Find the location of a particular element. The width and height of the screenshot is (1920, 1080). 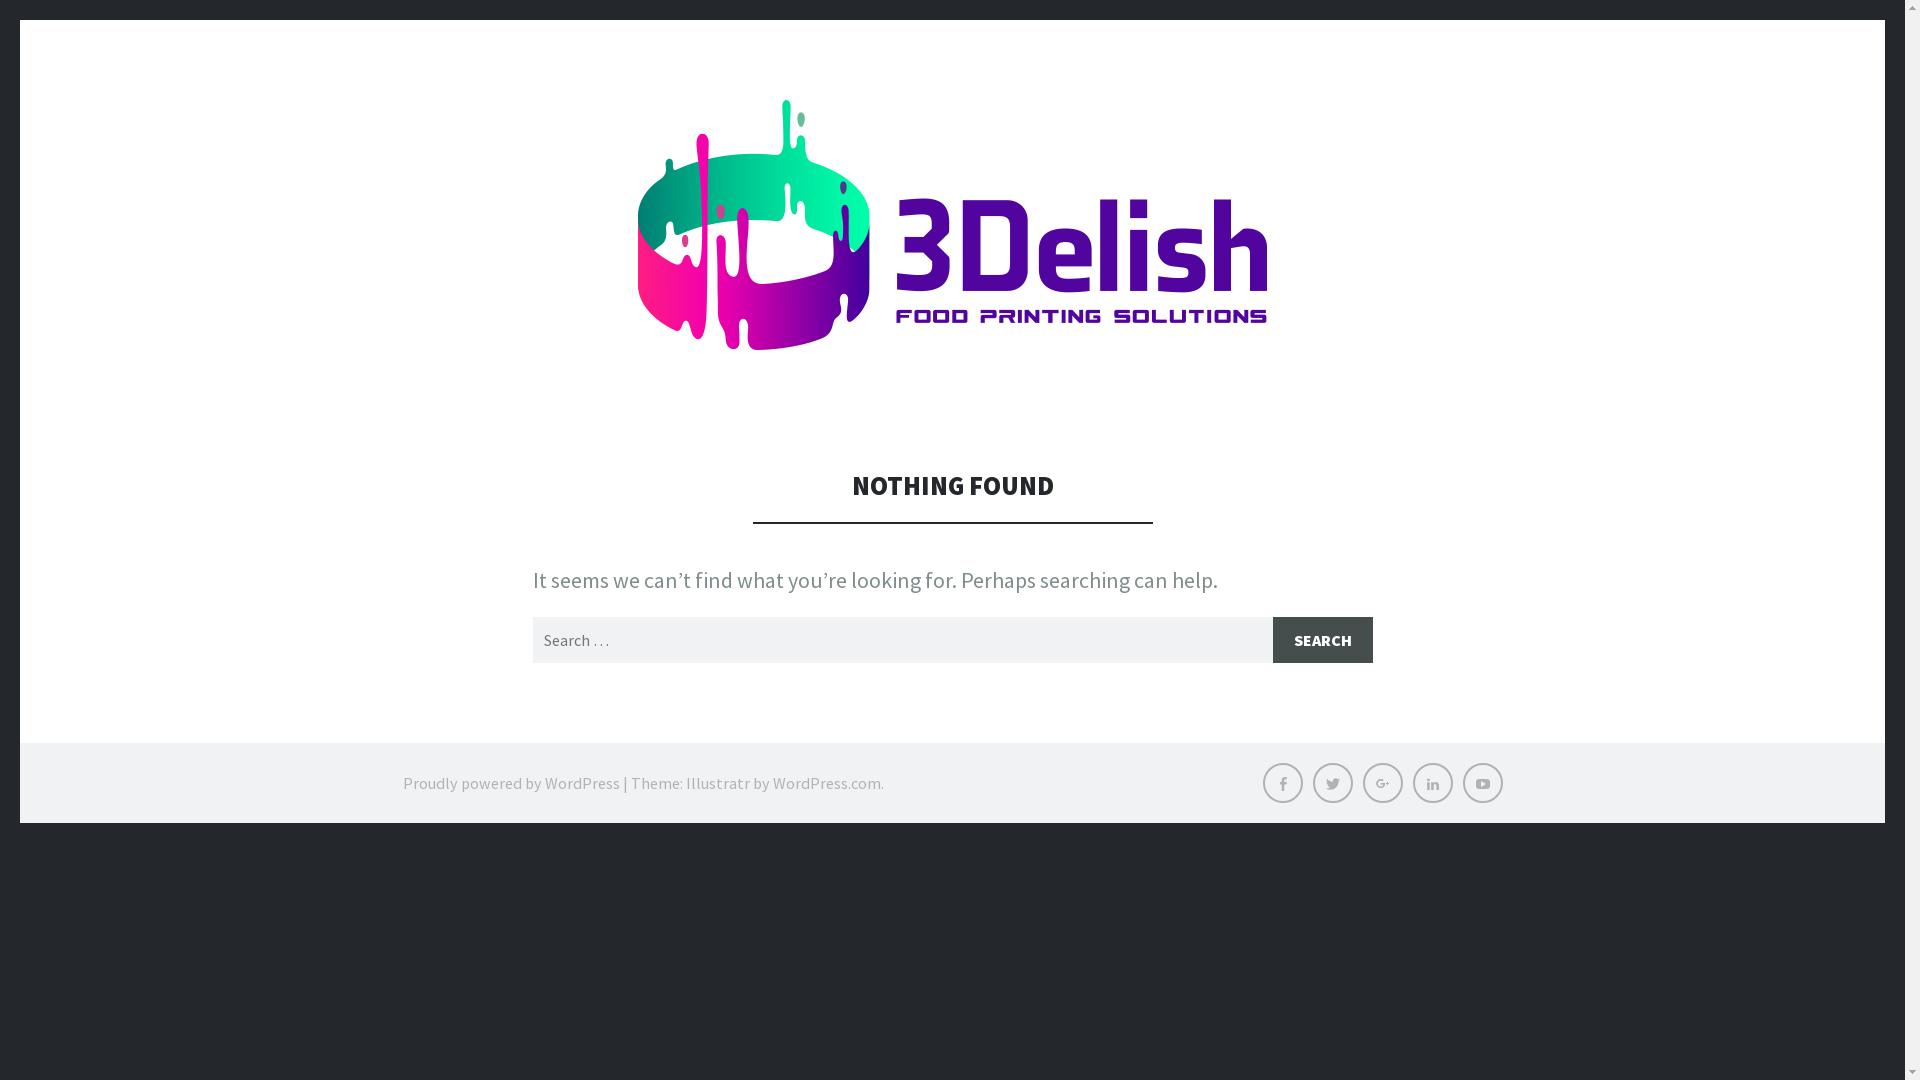

'Youtube' is located at coordinates (1482, 782).